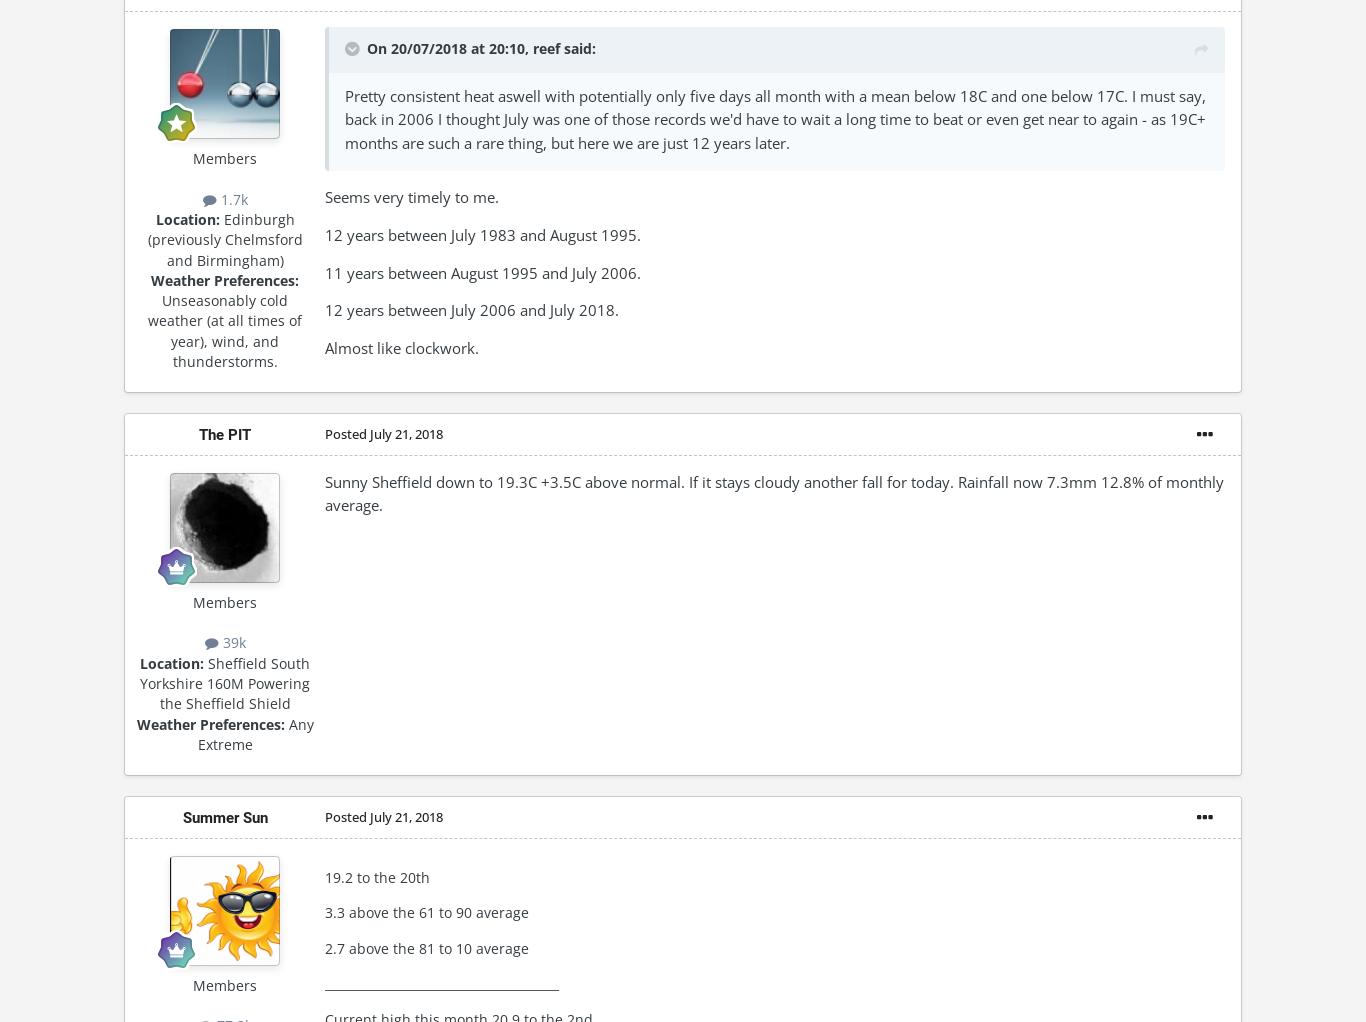  What do you see at coordinates (442, 982) in the screenshot?
I see `'_______________________________________'` at bounding box center [442, 982].